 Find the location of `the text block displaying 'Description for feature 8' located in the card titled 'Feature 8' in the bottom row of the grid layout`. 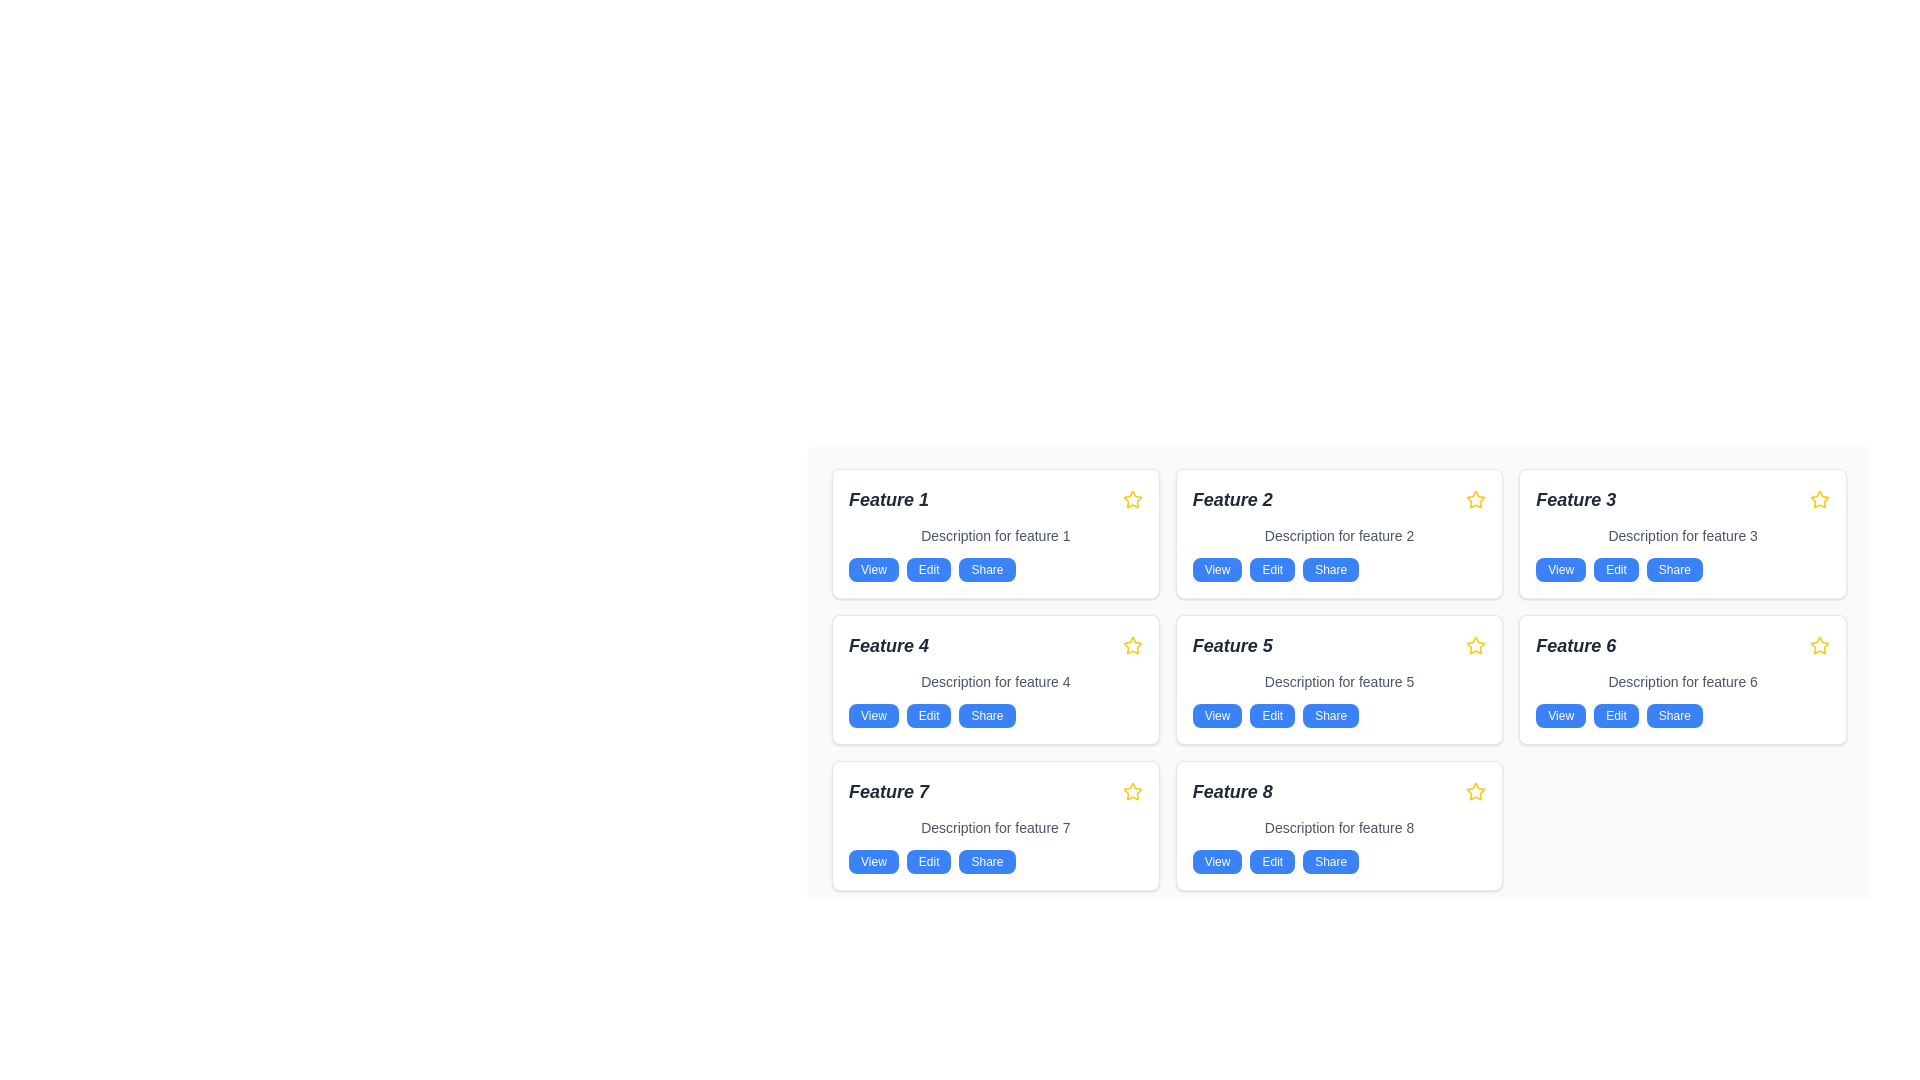

the text block displaying 'Description for feature 8' located in the card titled 'Feature 8' in the bottom row of the grid layout is located at coordinates (1339, 828).